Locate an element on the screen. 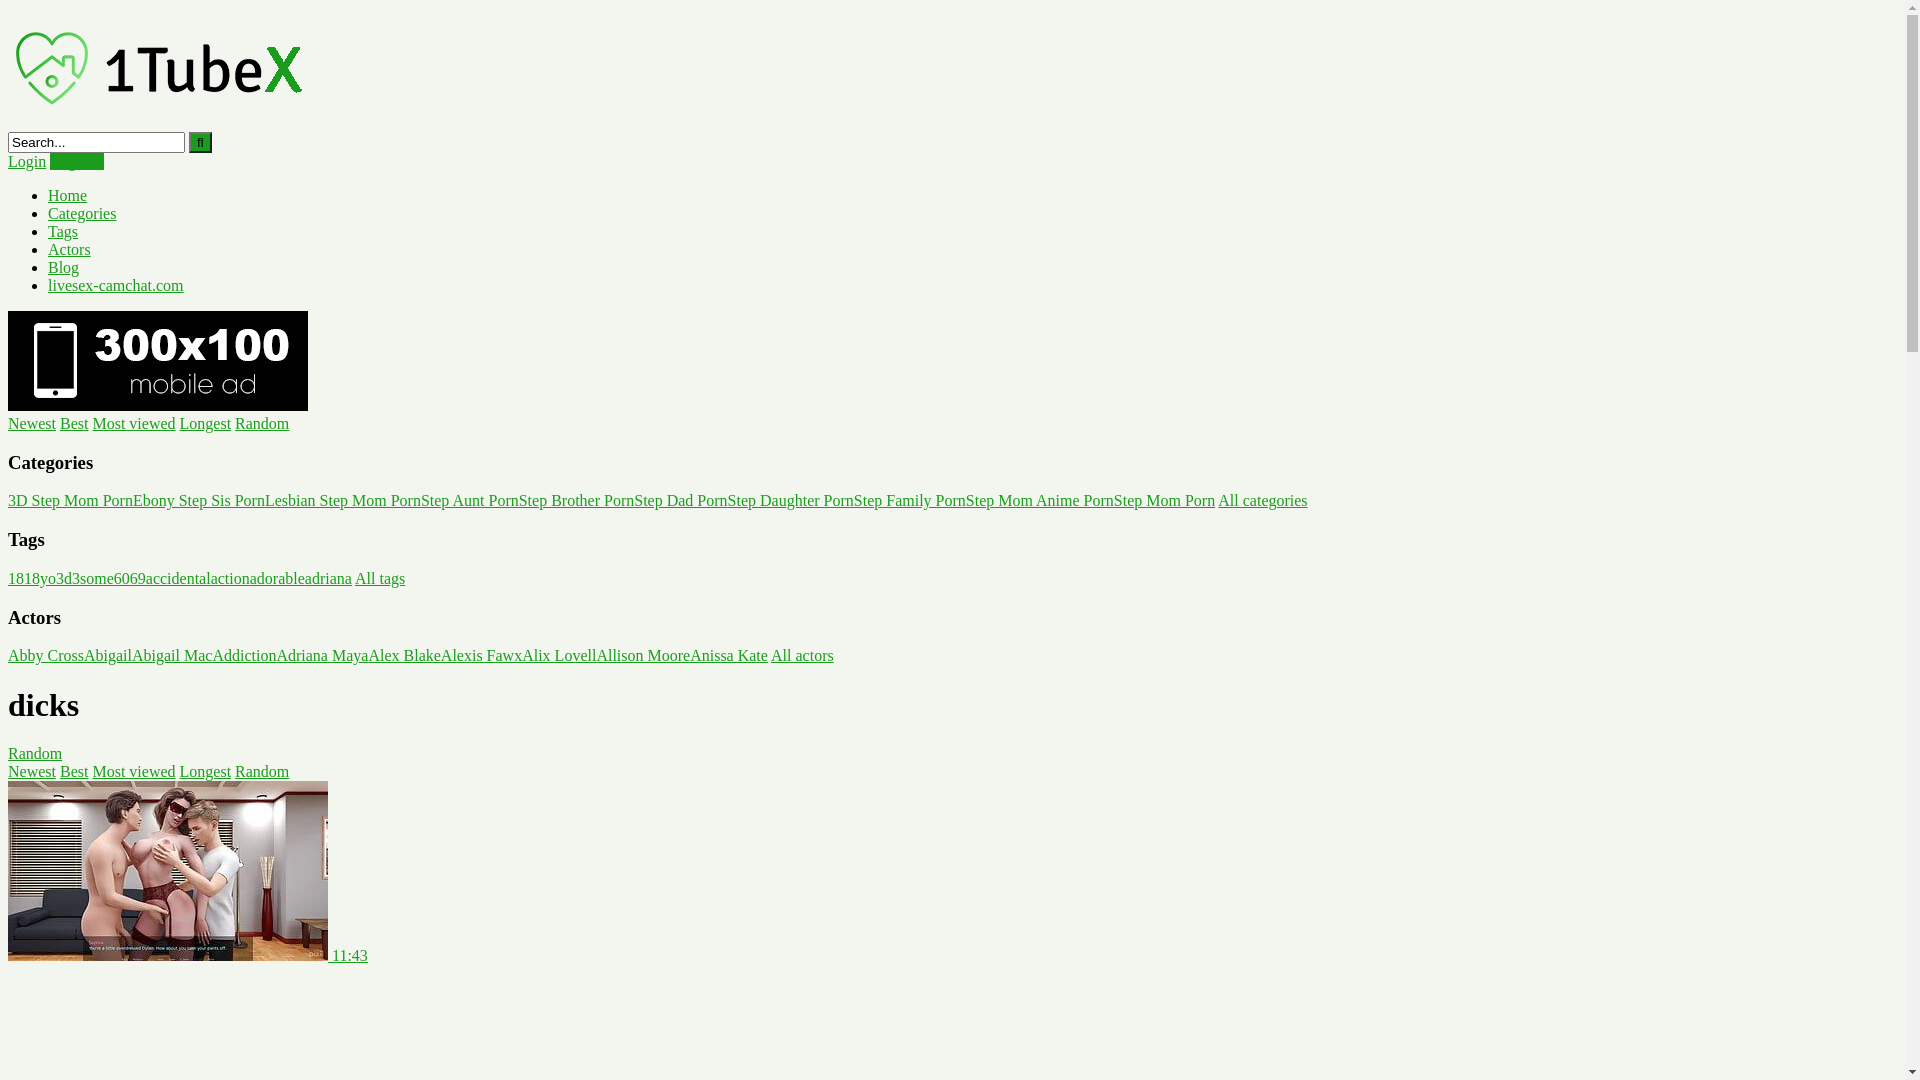 The height and width of the screenshot is (1080, 1920). 'Allison Moore' is located at coordinates (643, 655).